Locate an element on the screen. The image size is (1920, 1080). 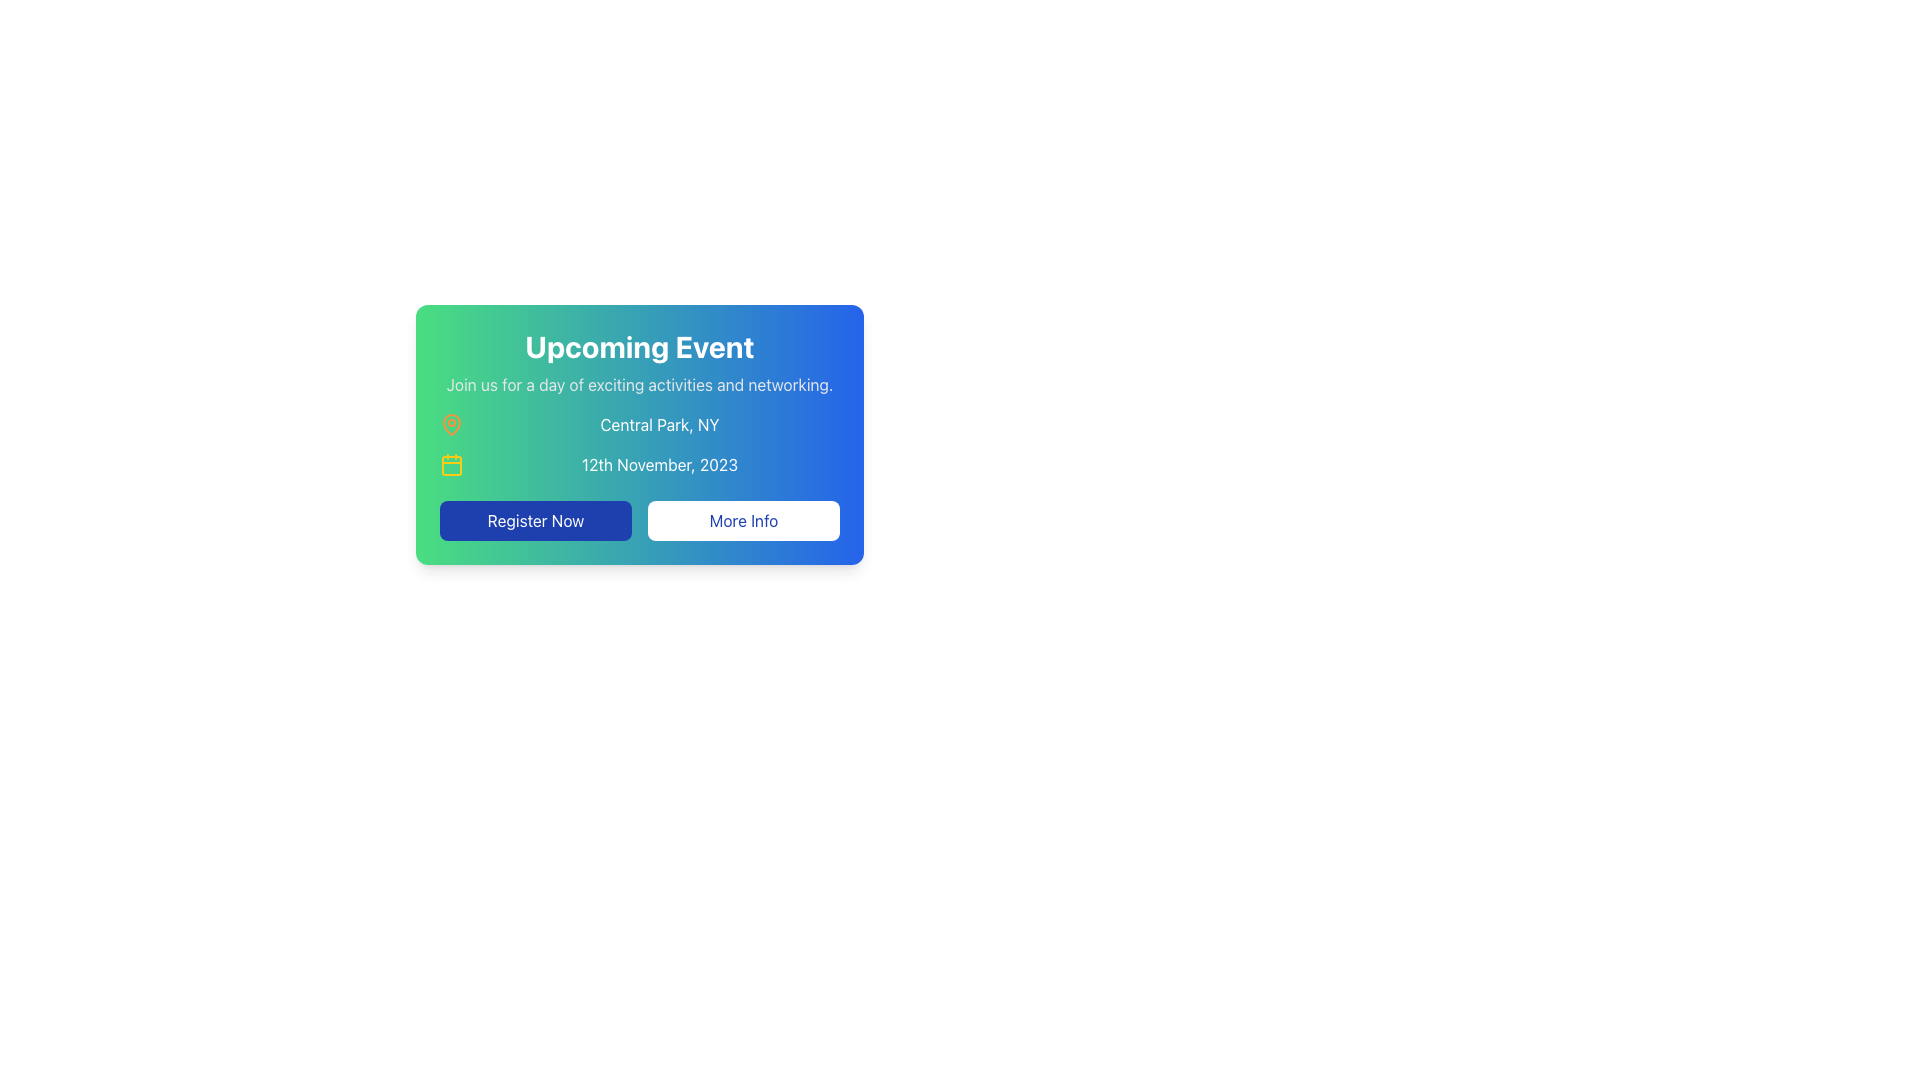
the 'Register Now' button, a vibrant blue button with white bold text is located at coordinates (536, 519).